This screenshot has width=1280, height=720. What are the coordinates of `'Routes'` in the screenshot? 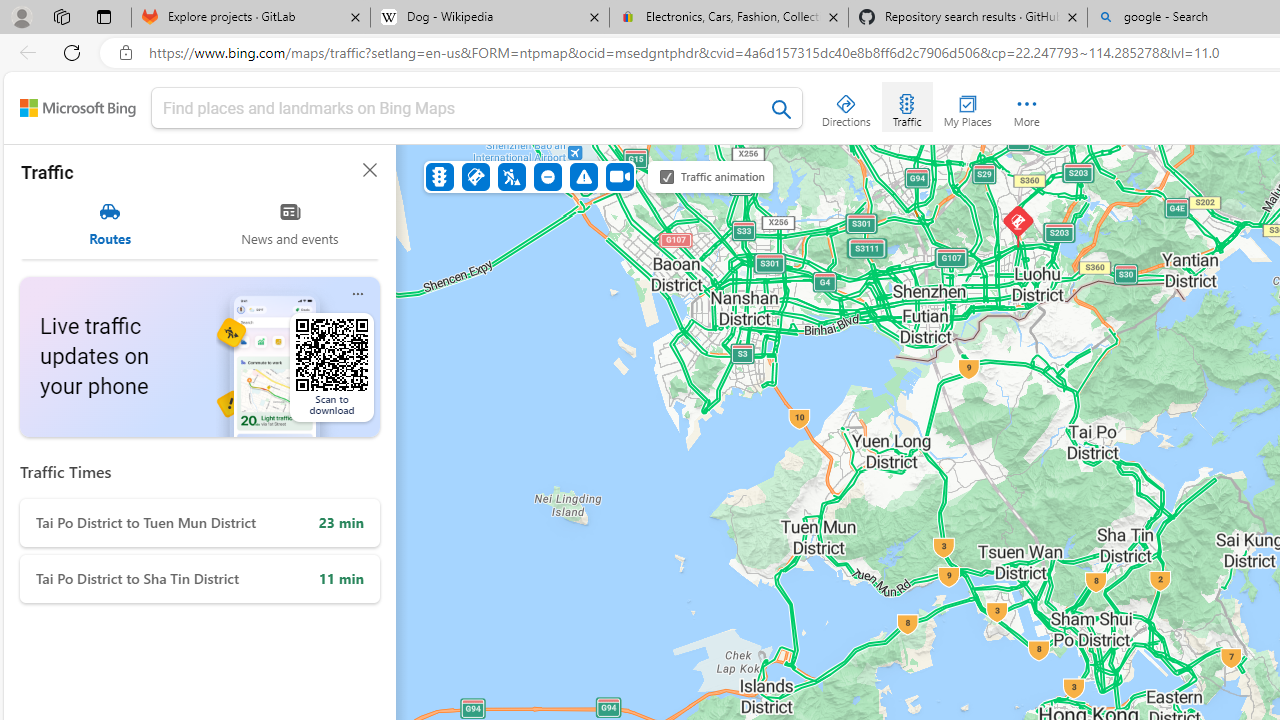 It's located at (109, 223).